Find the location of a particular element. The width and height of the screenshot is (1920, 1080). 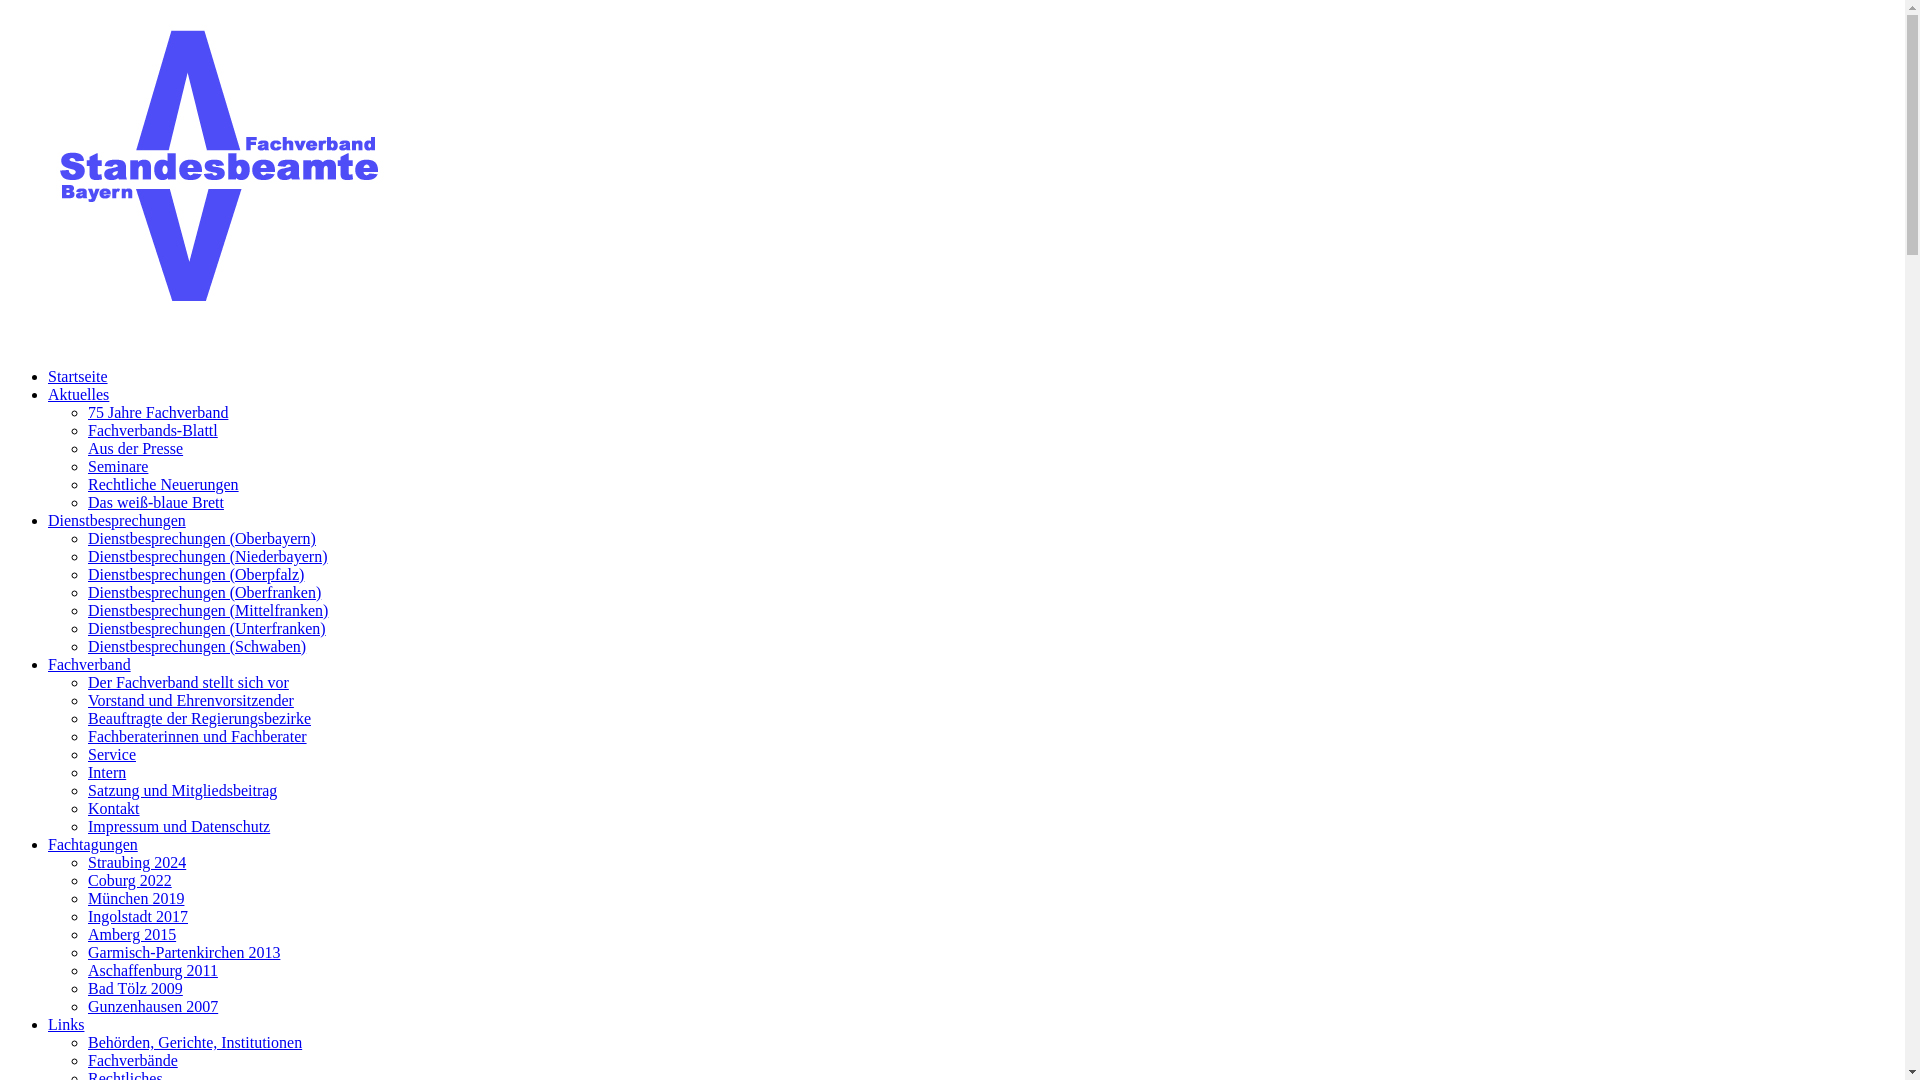

'Aus der Presse' is located at coordinates (134, 447).